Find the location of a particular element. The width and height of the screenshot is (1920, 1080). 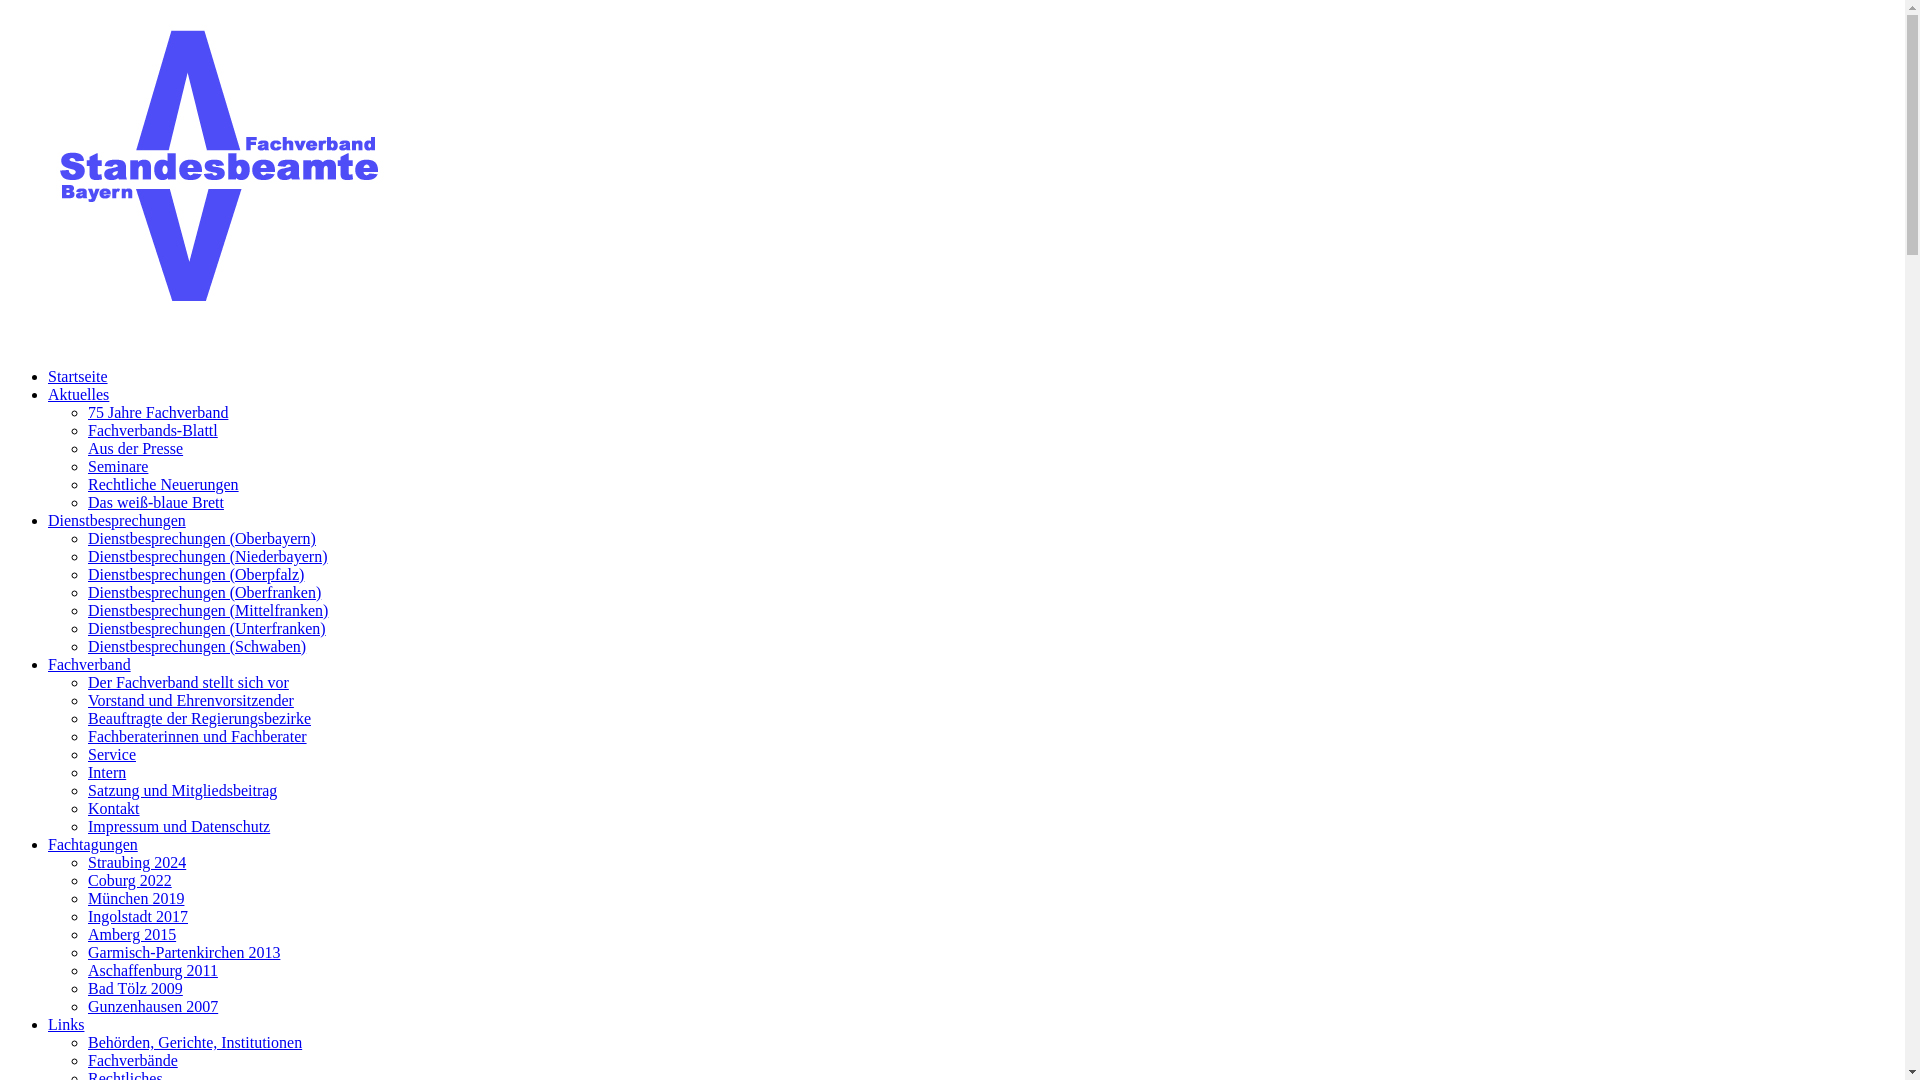

'Aus der Presse' is located at coordinates (134, 447).